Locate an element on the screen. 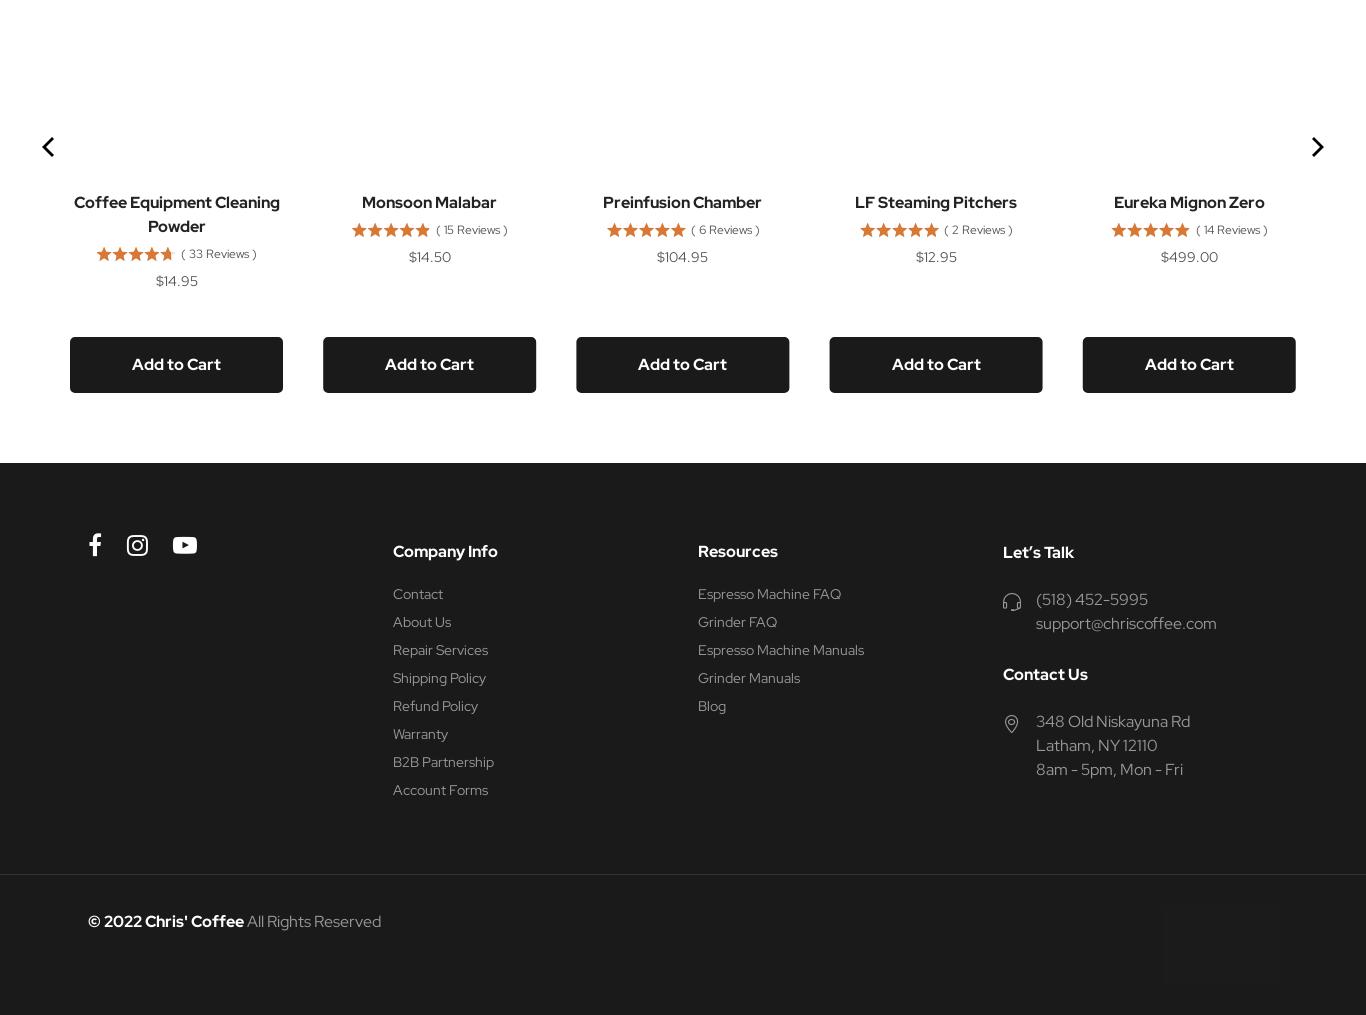  'Powered by Rebuy' is located at coordinates (641, 445).